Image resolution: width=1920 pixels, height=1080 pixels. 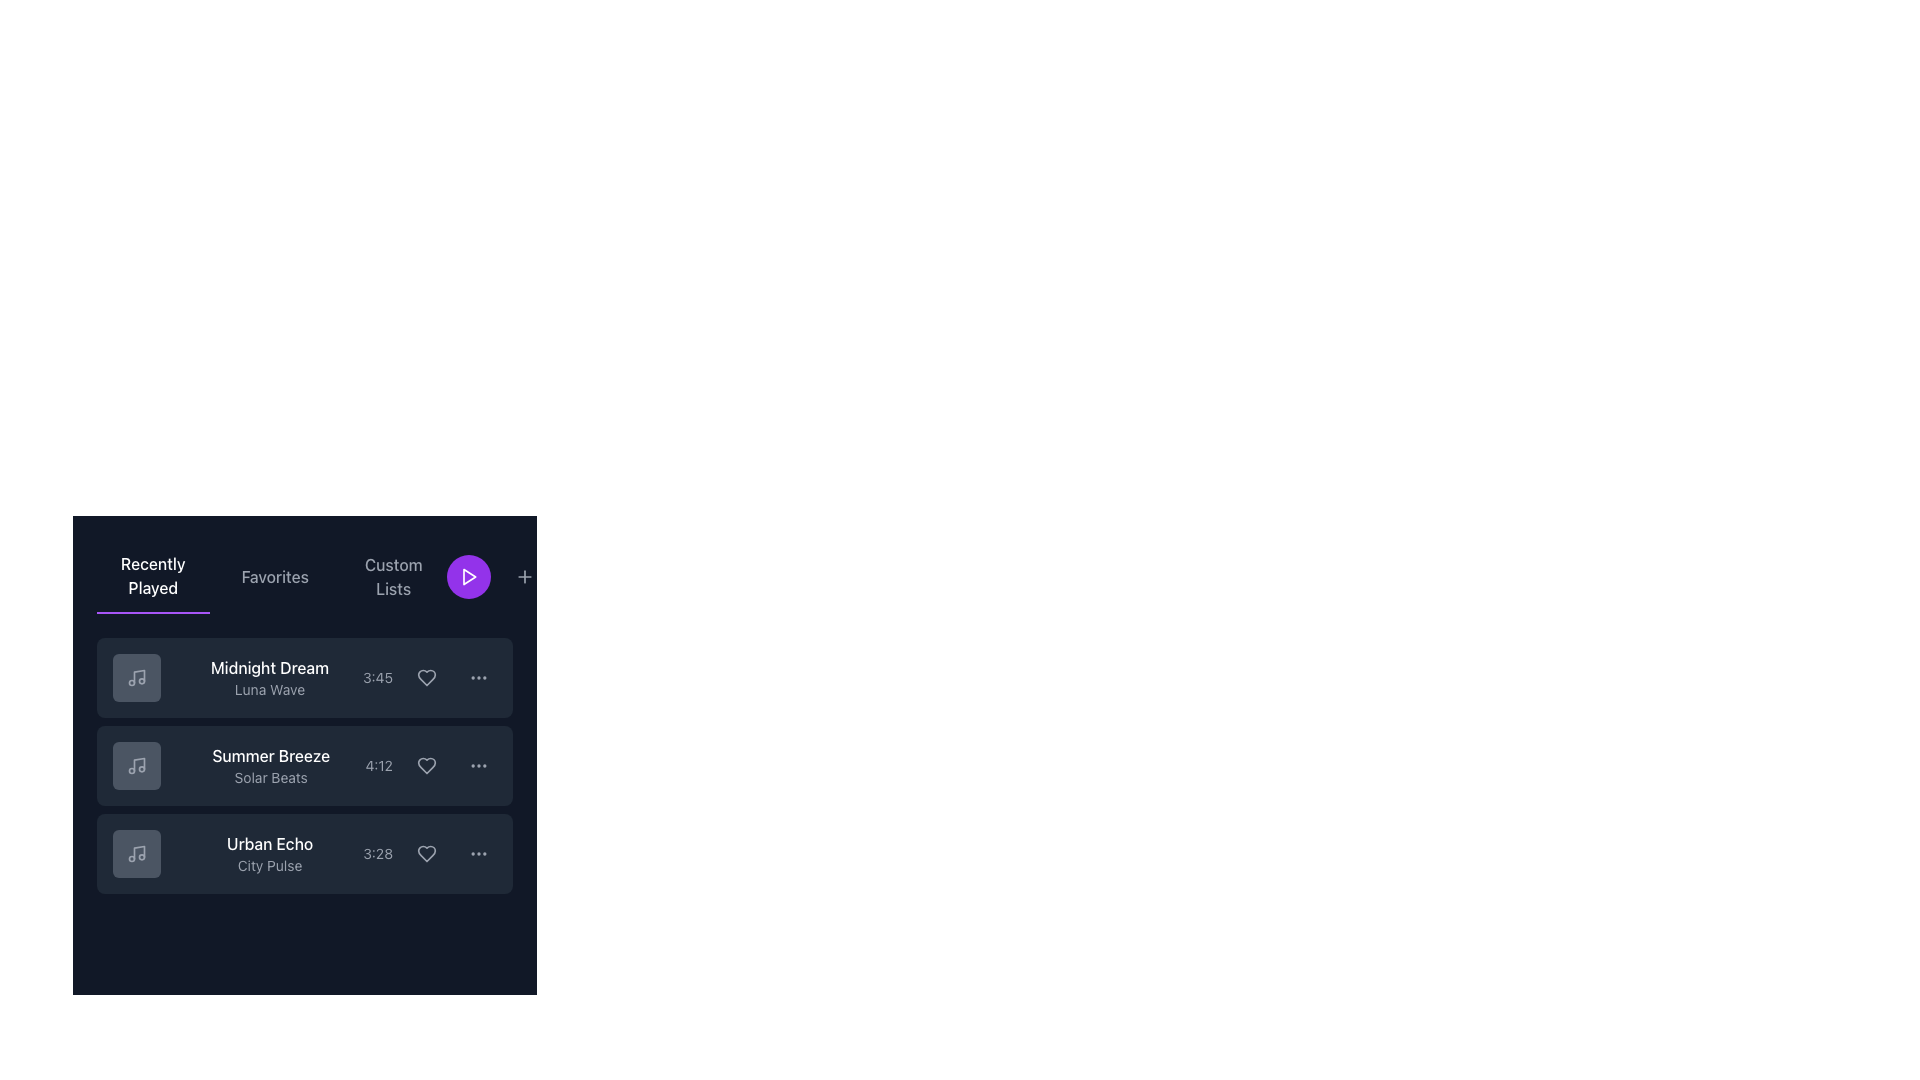 What do you see at coordinates (478, 853) in the screenshot?
I see `the second button next to the 'Urban Echo' item` at bounding box center [478, 853].